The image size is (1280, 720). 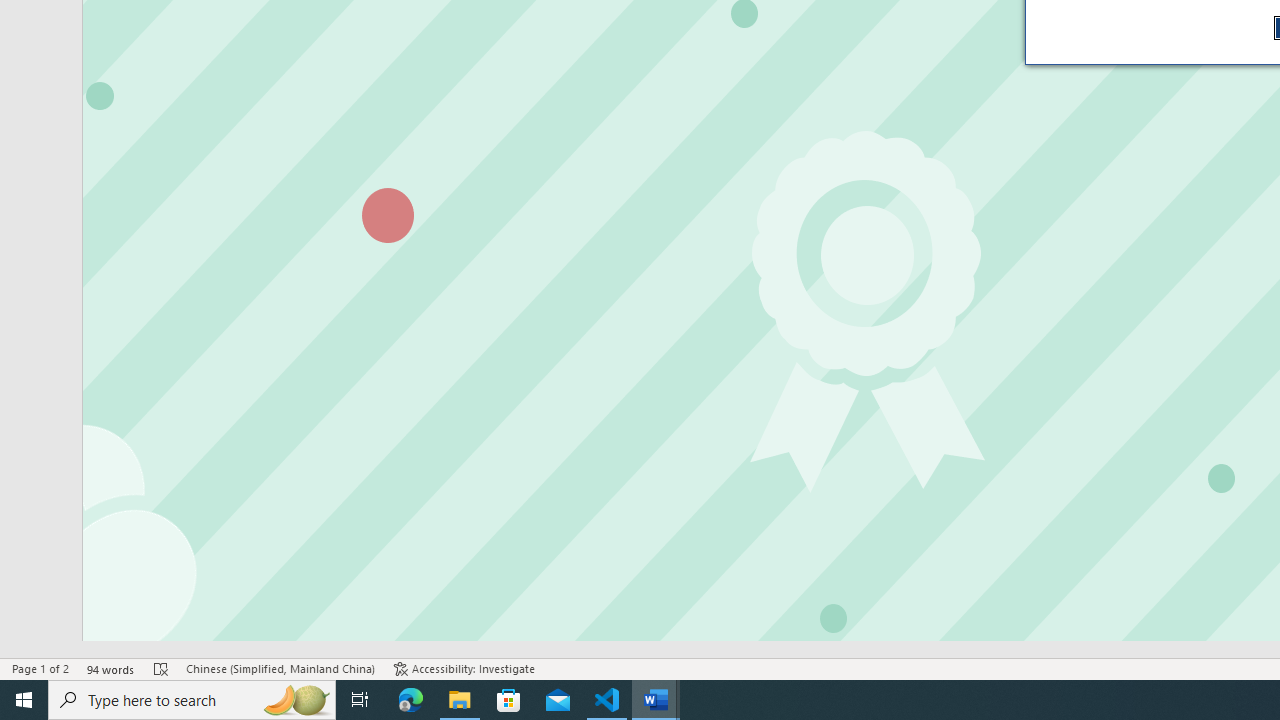 What do you see at coordinates (606, 698) in the screenshot?
I see `'Visual Studio Code - 1 running window'` at bounding box center [606, 698].